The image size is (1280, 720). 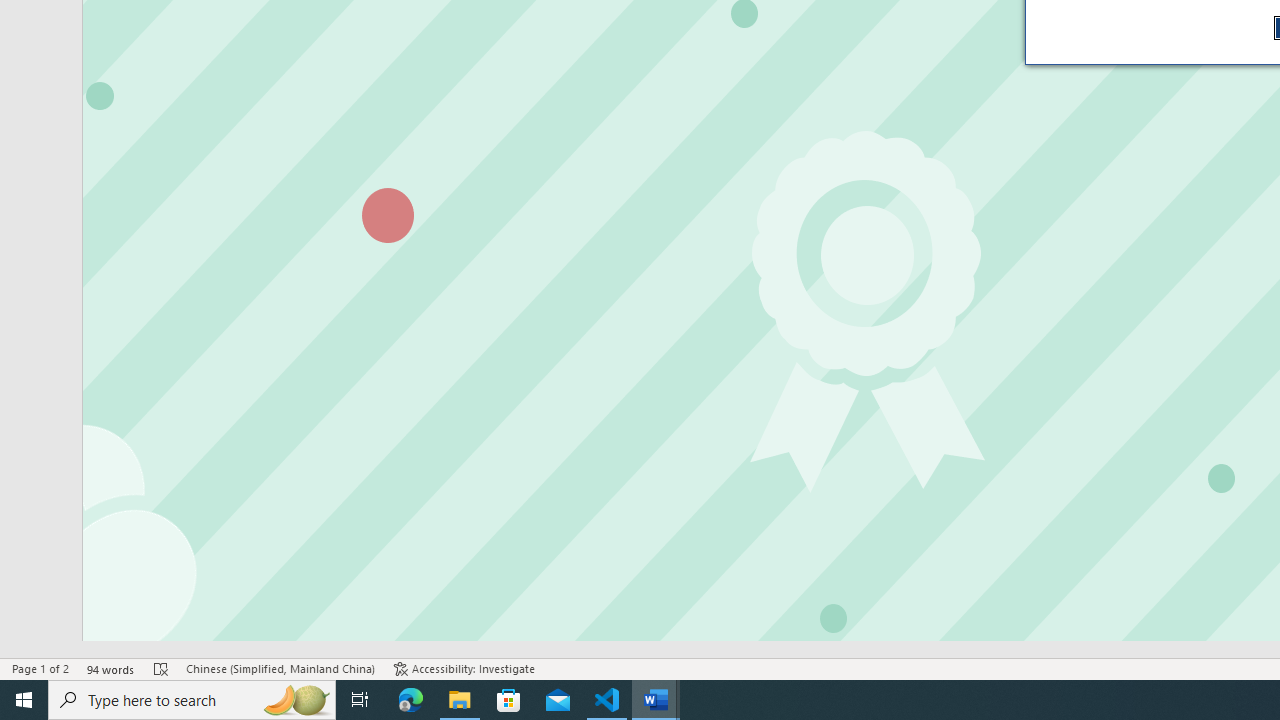 What do you see at coordinates (606, 698) in the screenshot?
I see `'Visual Studio Code - 1 running window'` at bounding box center [606, 698].